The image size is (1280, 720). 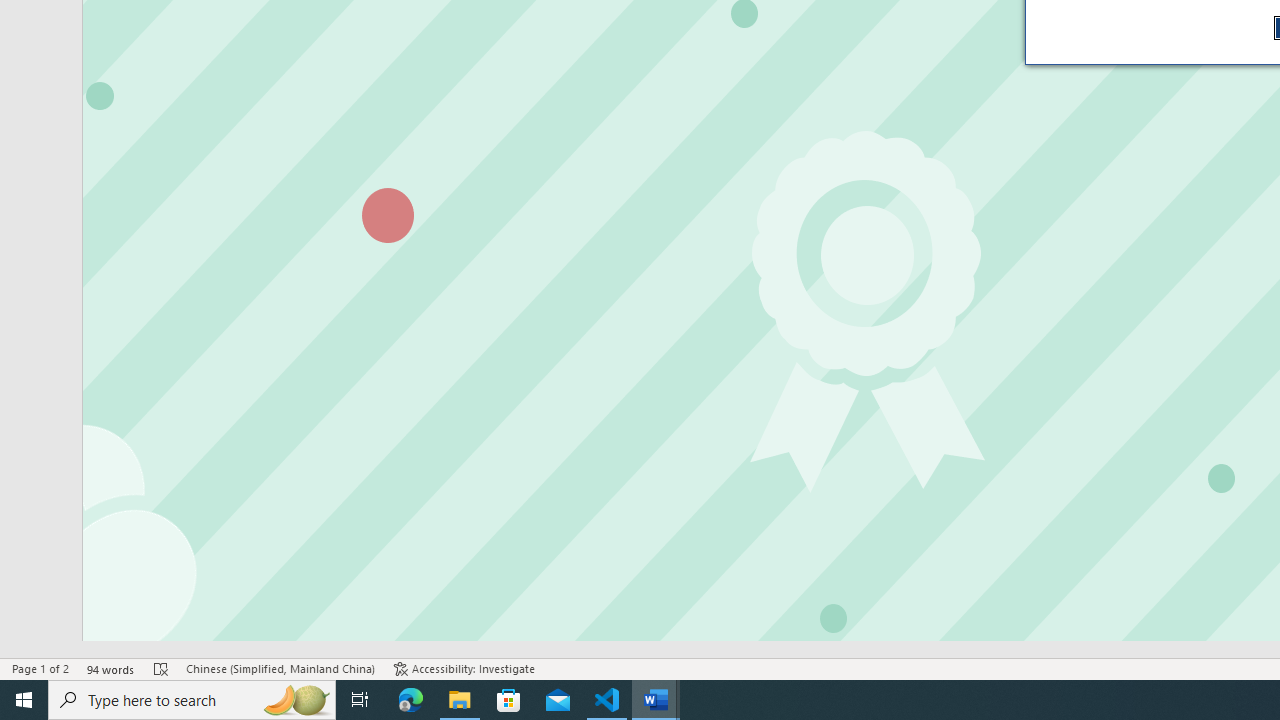 What do you see at coordinates (606, 698) in the screenshot?
I see `'Visual Studio Code - 1 running window'` at bounding box center [606, 698].